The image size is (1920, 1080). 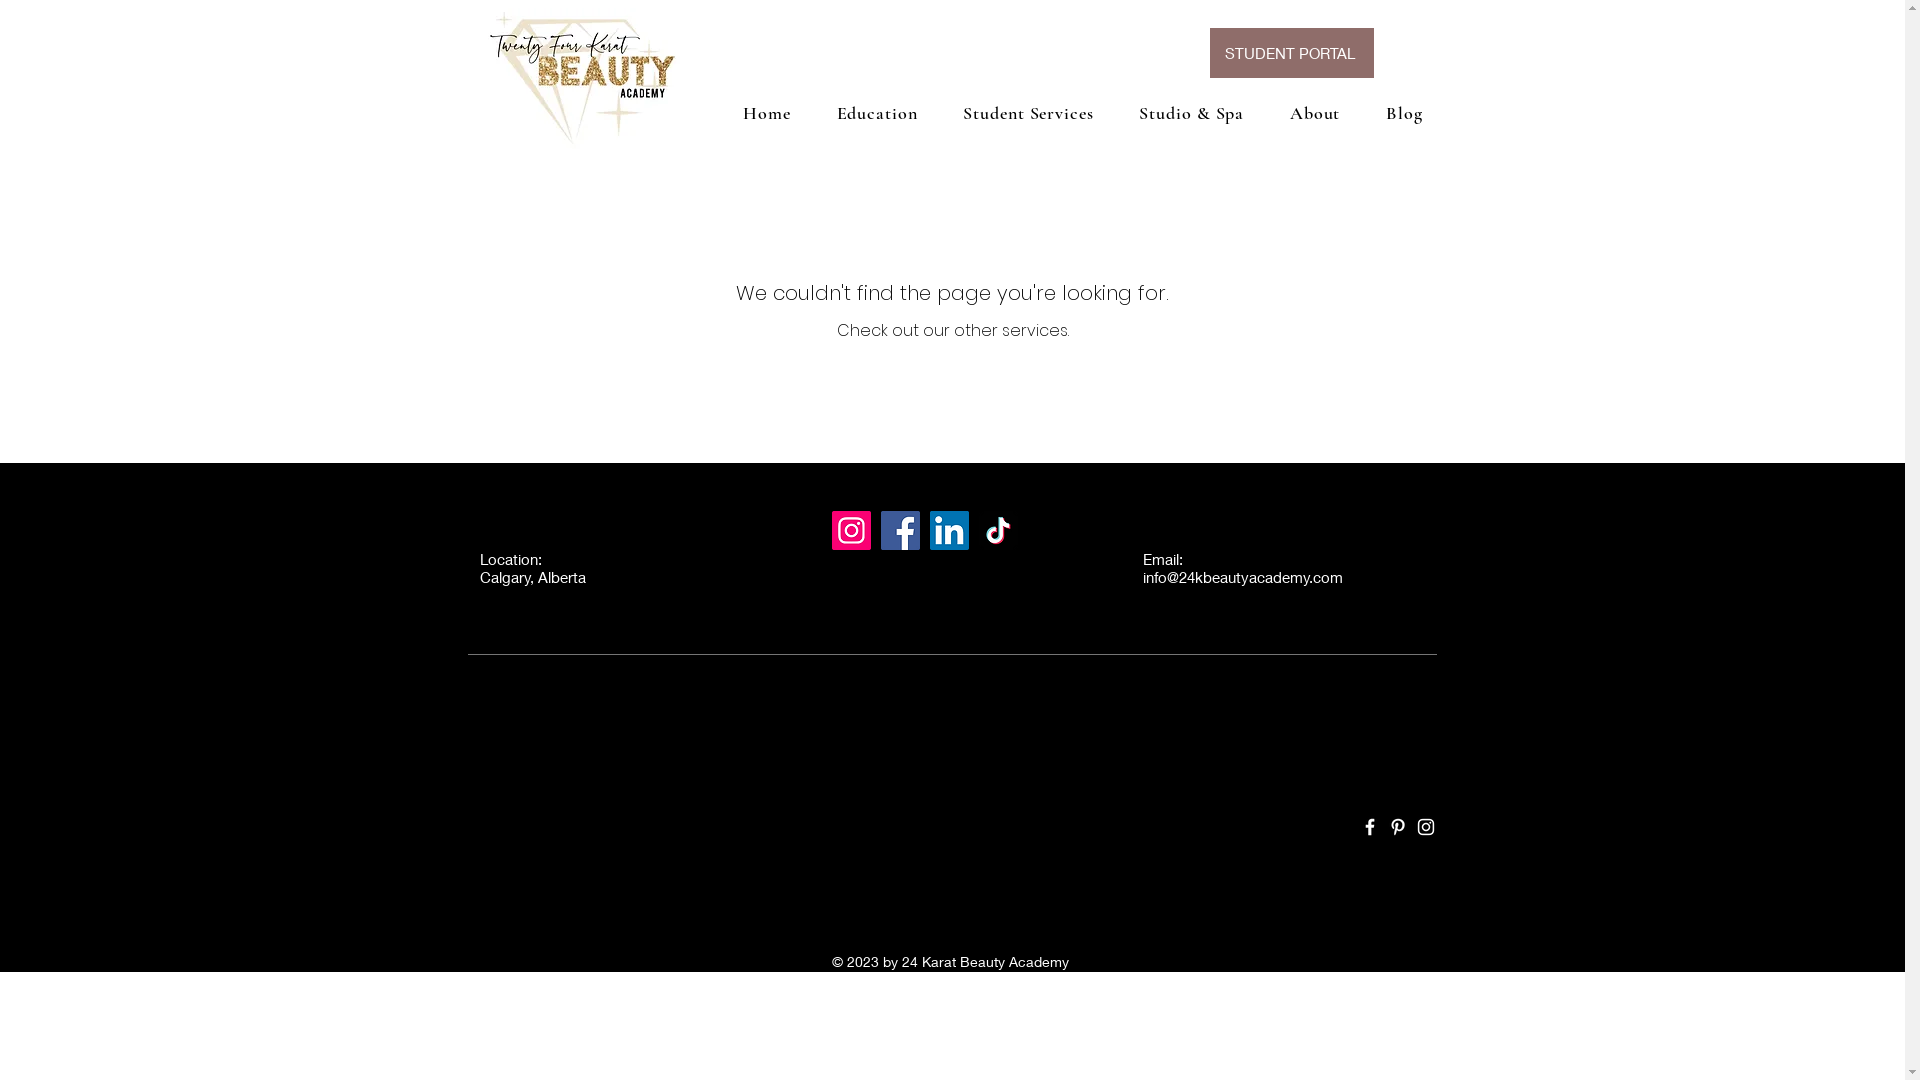 I want to click on 'STUDENT PORTAL', so click(x=1208, y=51).